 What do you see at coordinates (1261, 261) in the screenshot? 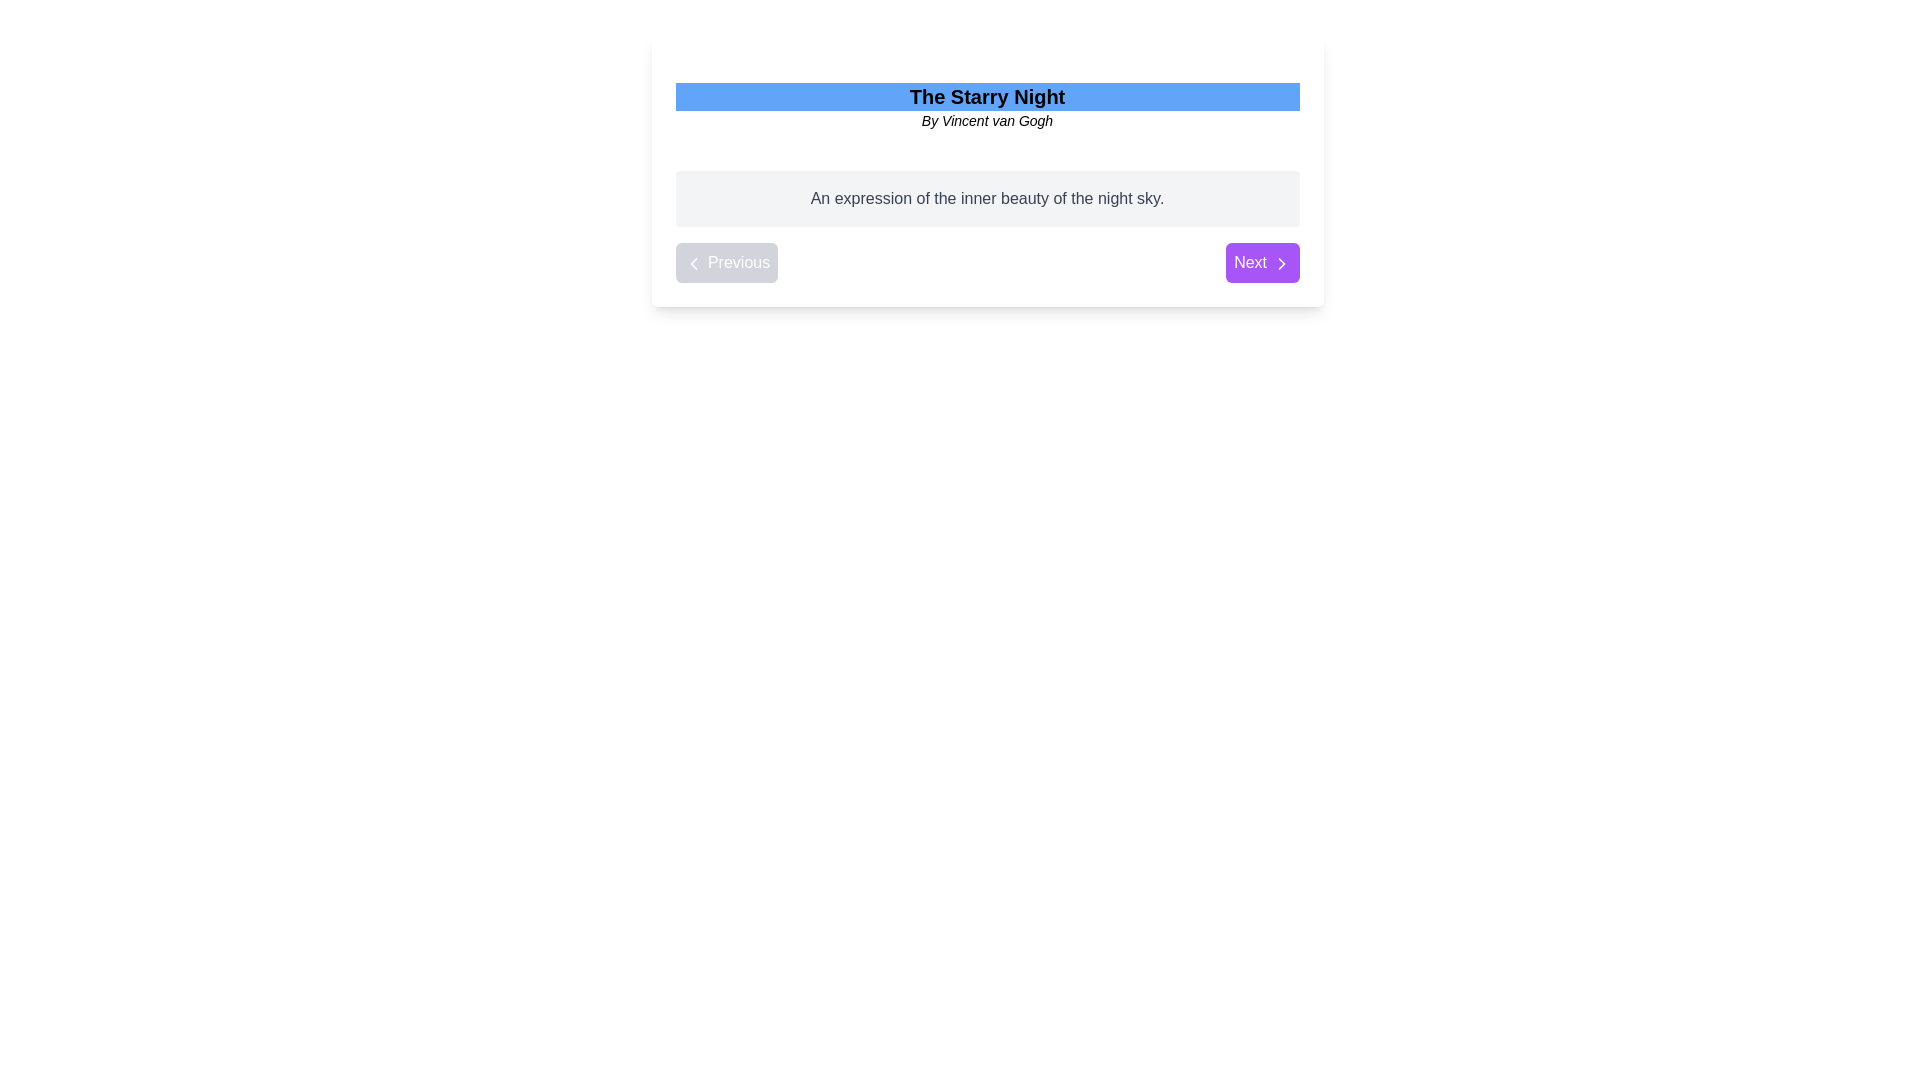
I see `the purple 'Next' button with rounded corners and white text` at bounding box center [1261, 261].